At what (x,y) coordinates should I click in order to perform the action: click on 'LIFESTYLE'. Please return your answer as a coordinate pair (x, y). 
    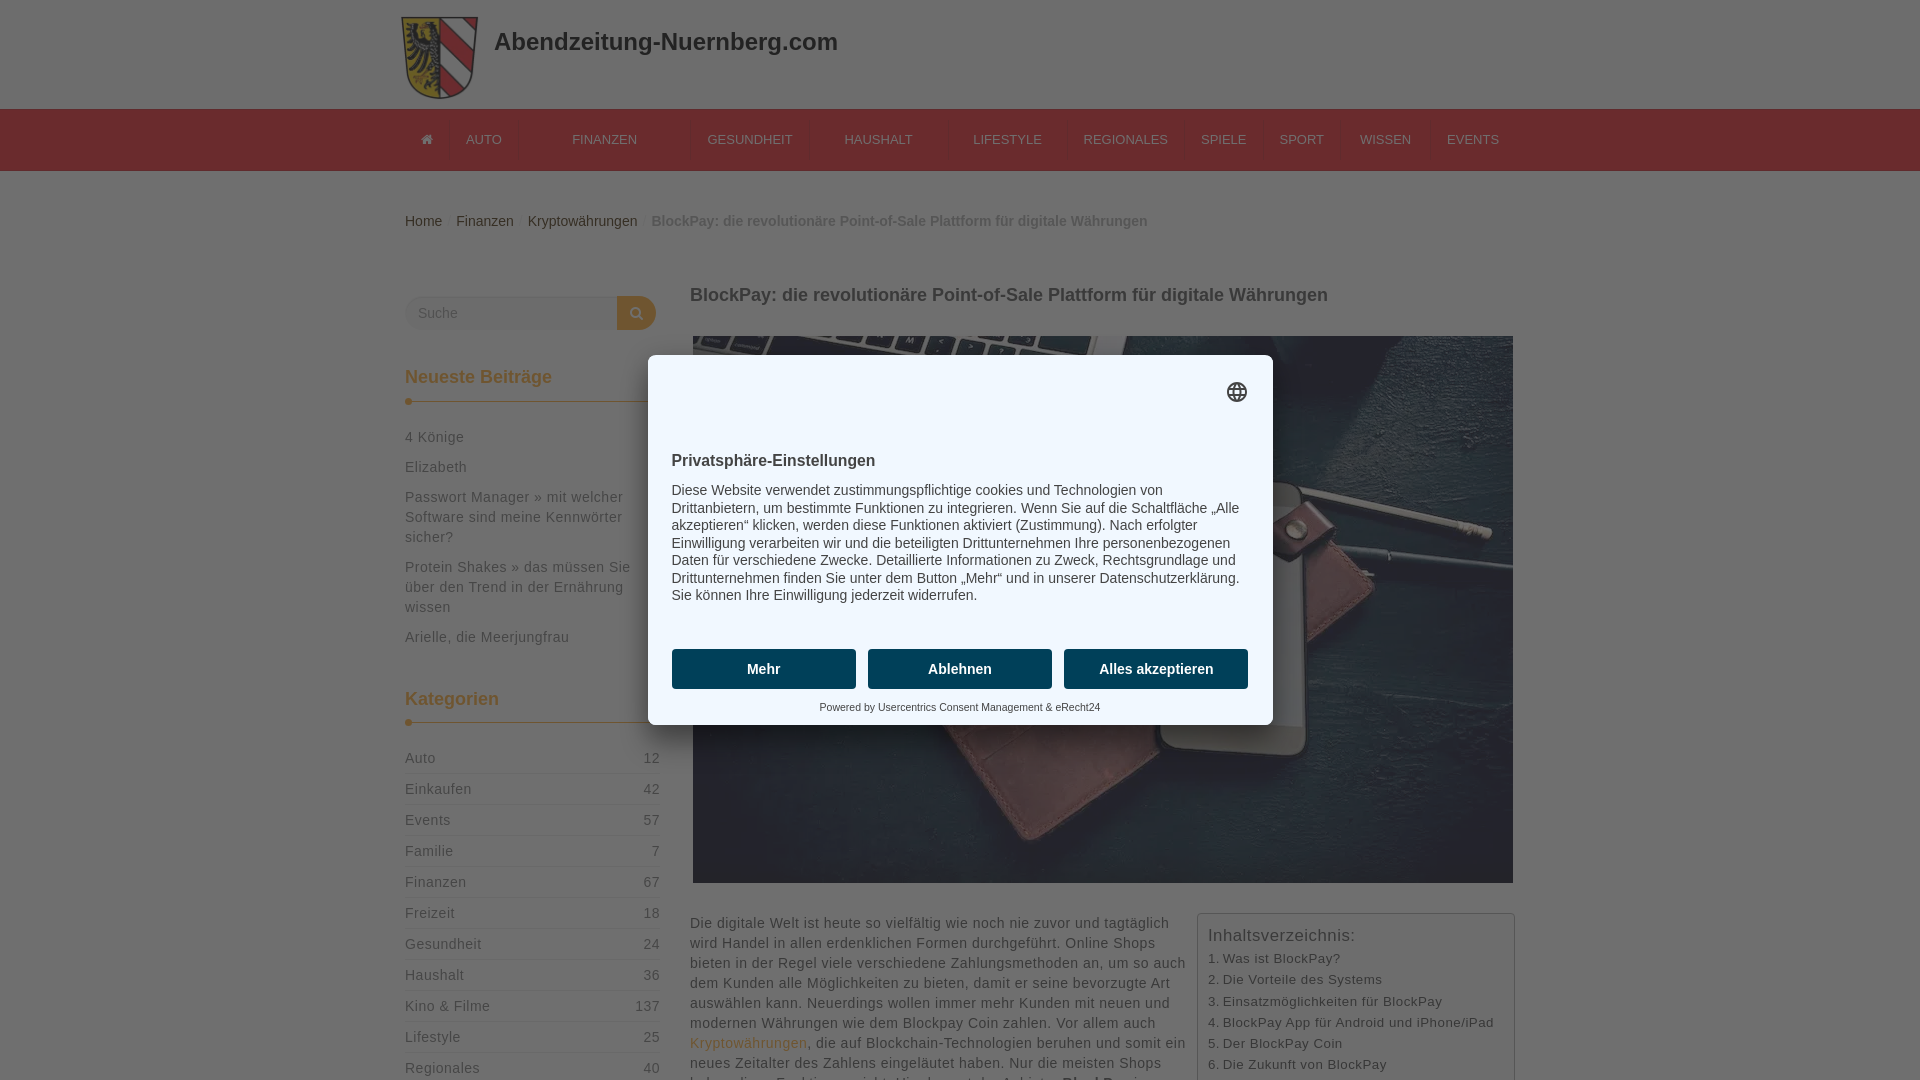
    Looking at the image, I should click on (999, 138).